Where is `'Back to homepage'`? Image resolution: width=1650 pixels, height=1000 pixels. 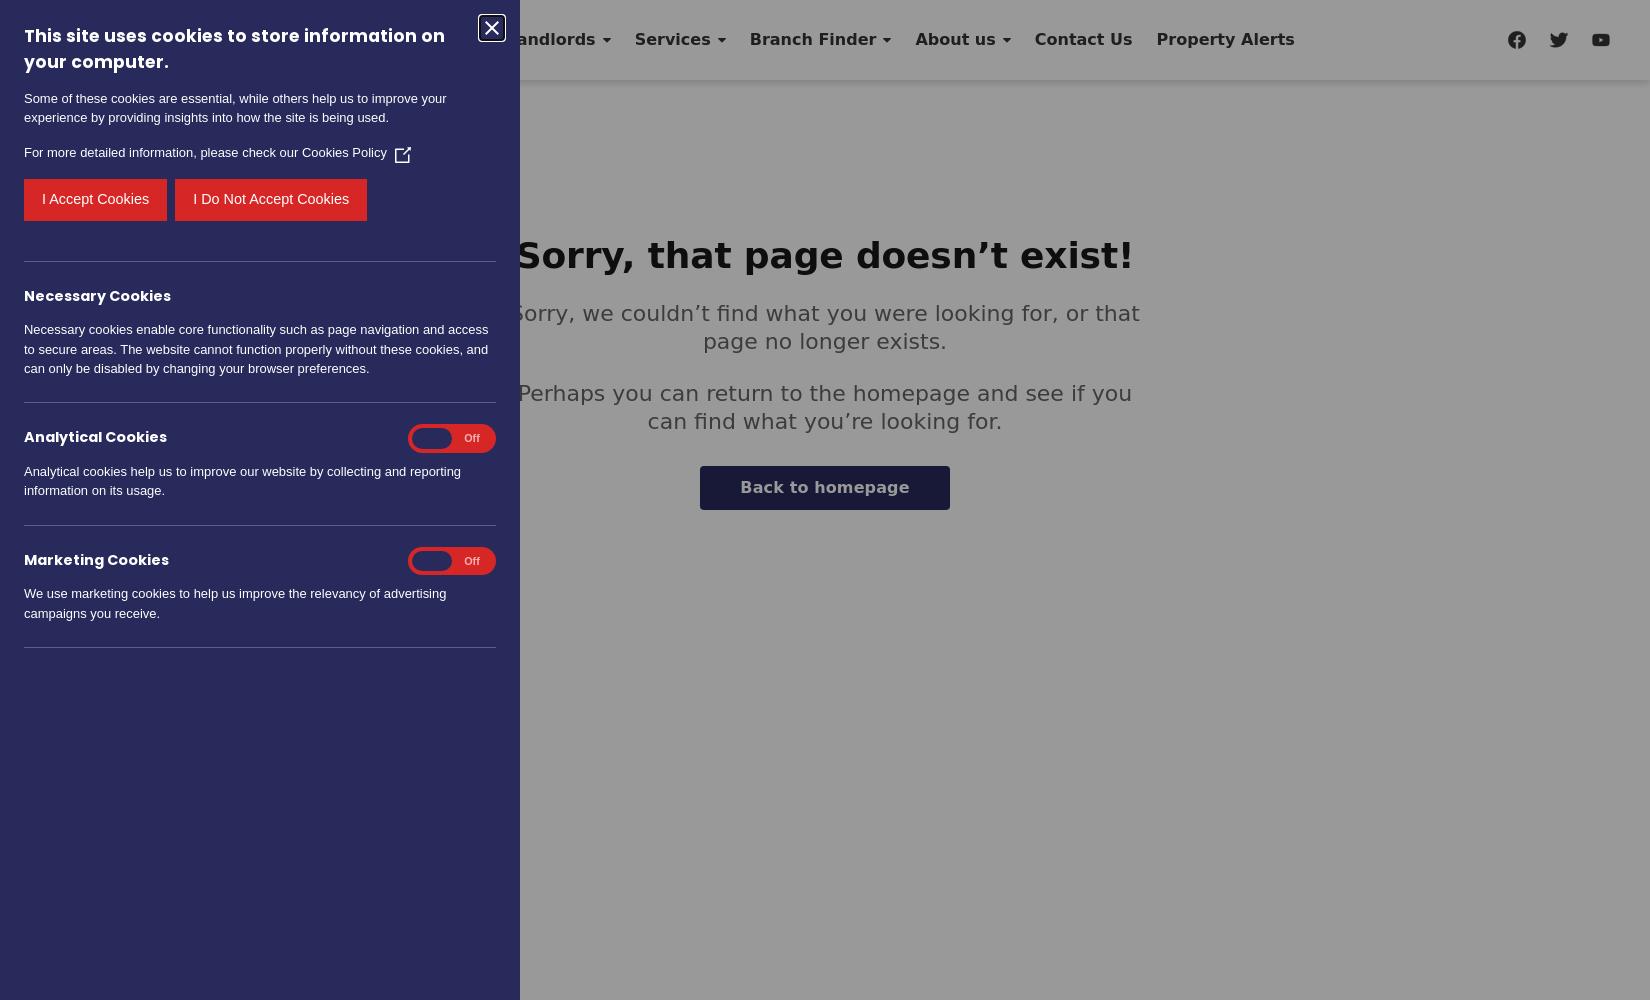
'Back to homepage' is located at coordinates (823, 486).